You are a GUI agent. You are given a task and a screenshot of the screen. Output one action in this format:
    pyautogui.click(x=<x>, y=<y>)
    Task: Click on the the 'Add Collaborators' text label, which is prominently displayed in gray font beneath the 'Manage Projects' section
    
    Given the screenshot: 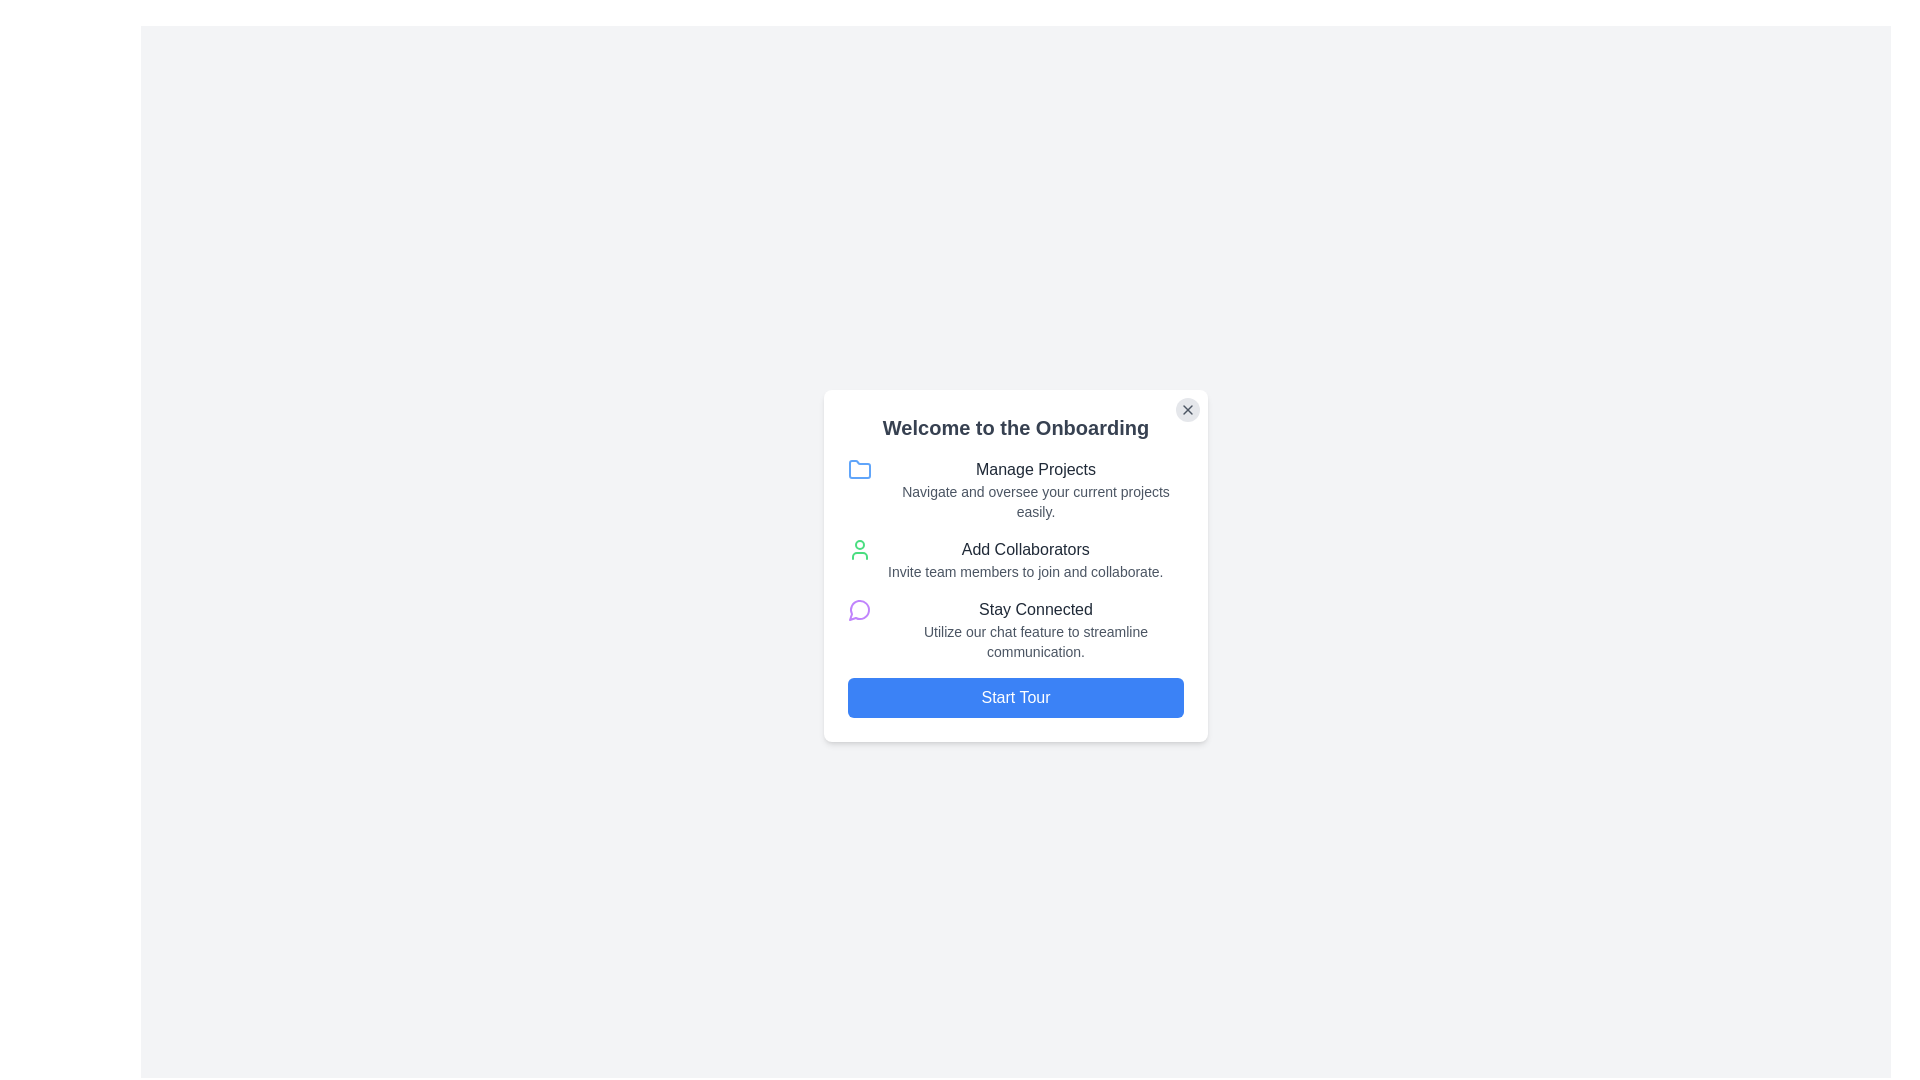 What is the action you would take?
    pyautogui.click(x=1025, y=550)
    